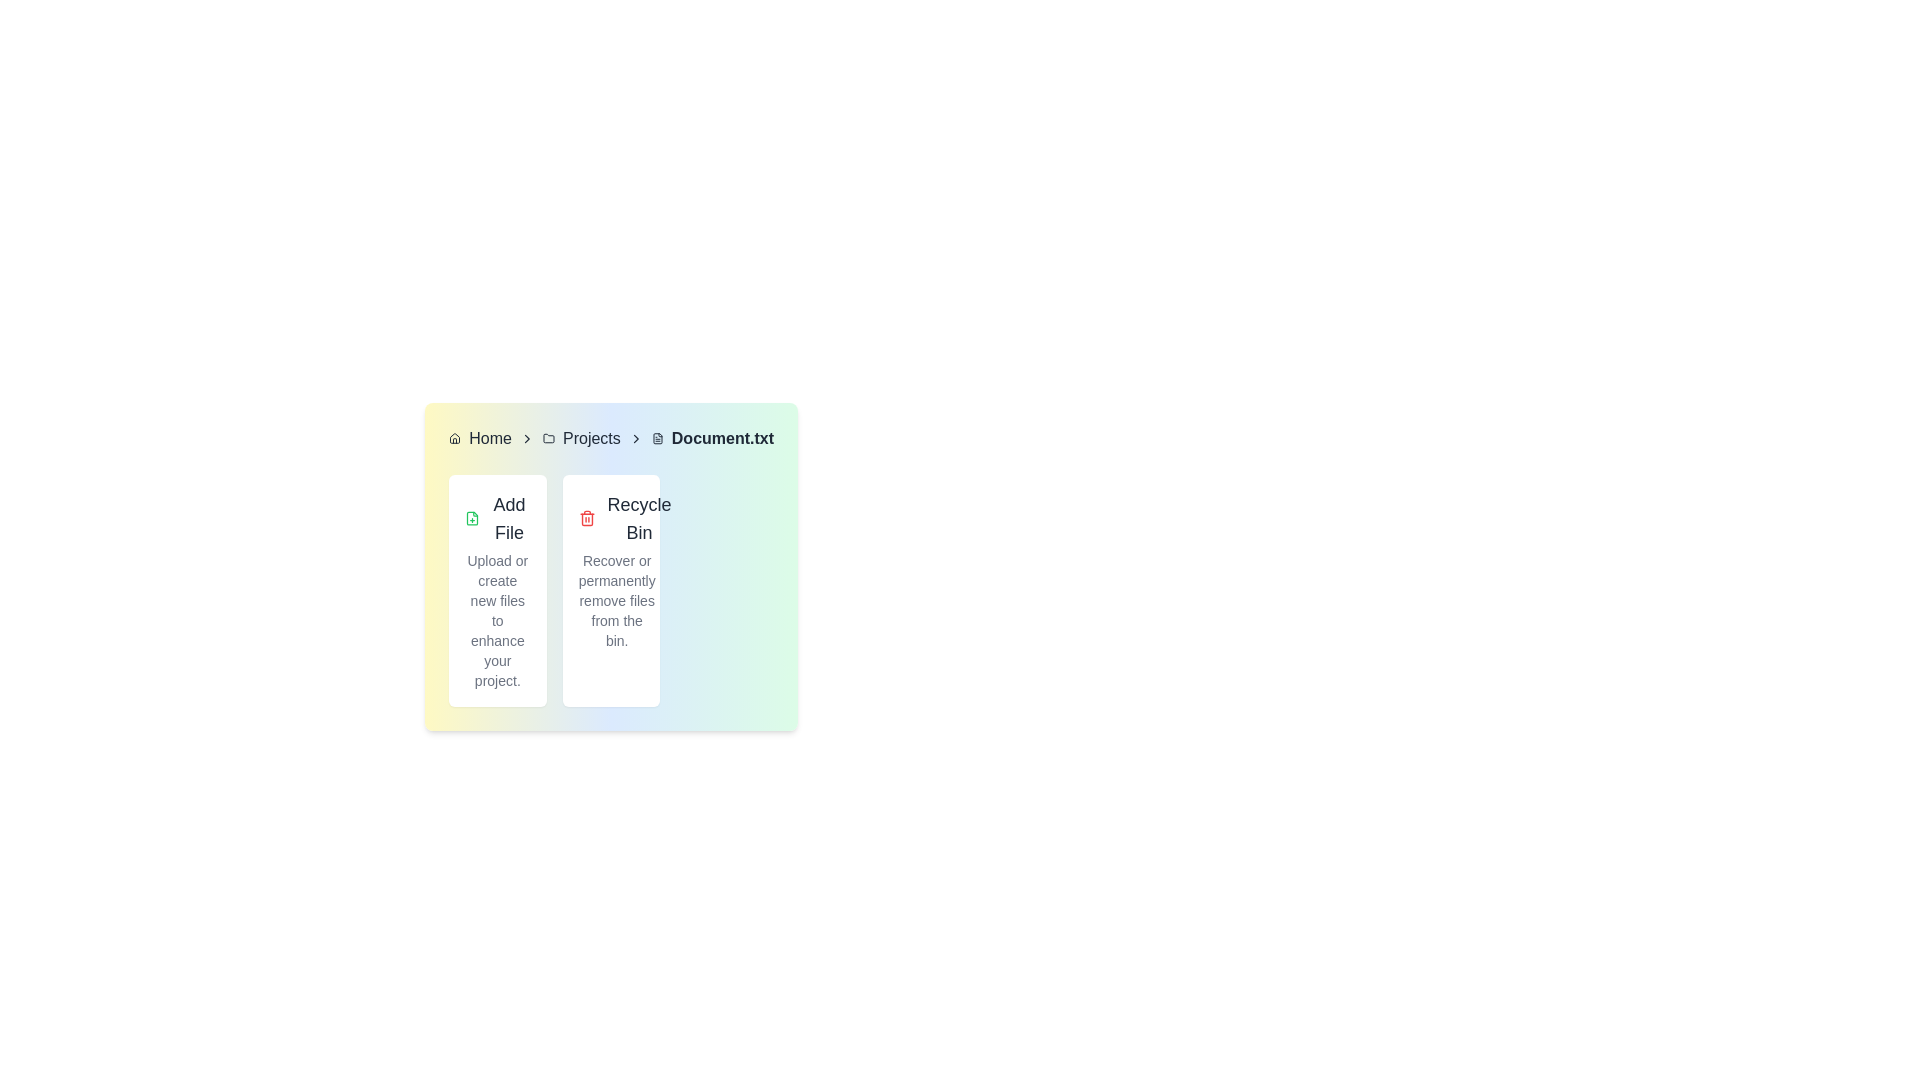 This screenshot has height=1080, width=1920. I want to click on the right-pointing black chevron icon located between the 'Home' and 'Projects' text in the breadcrumb navigation, so click(527, 438).